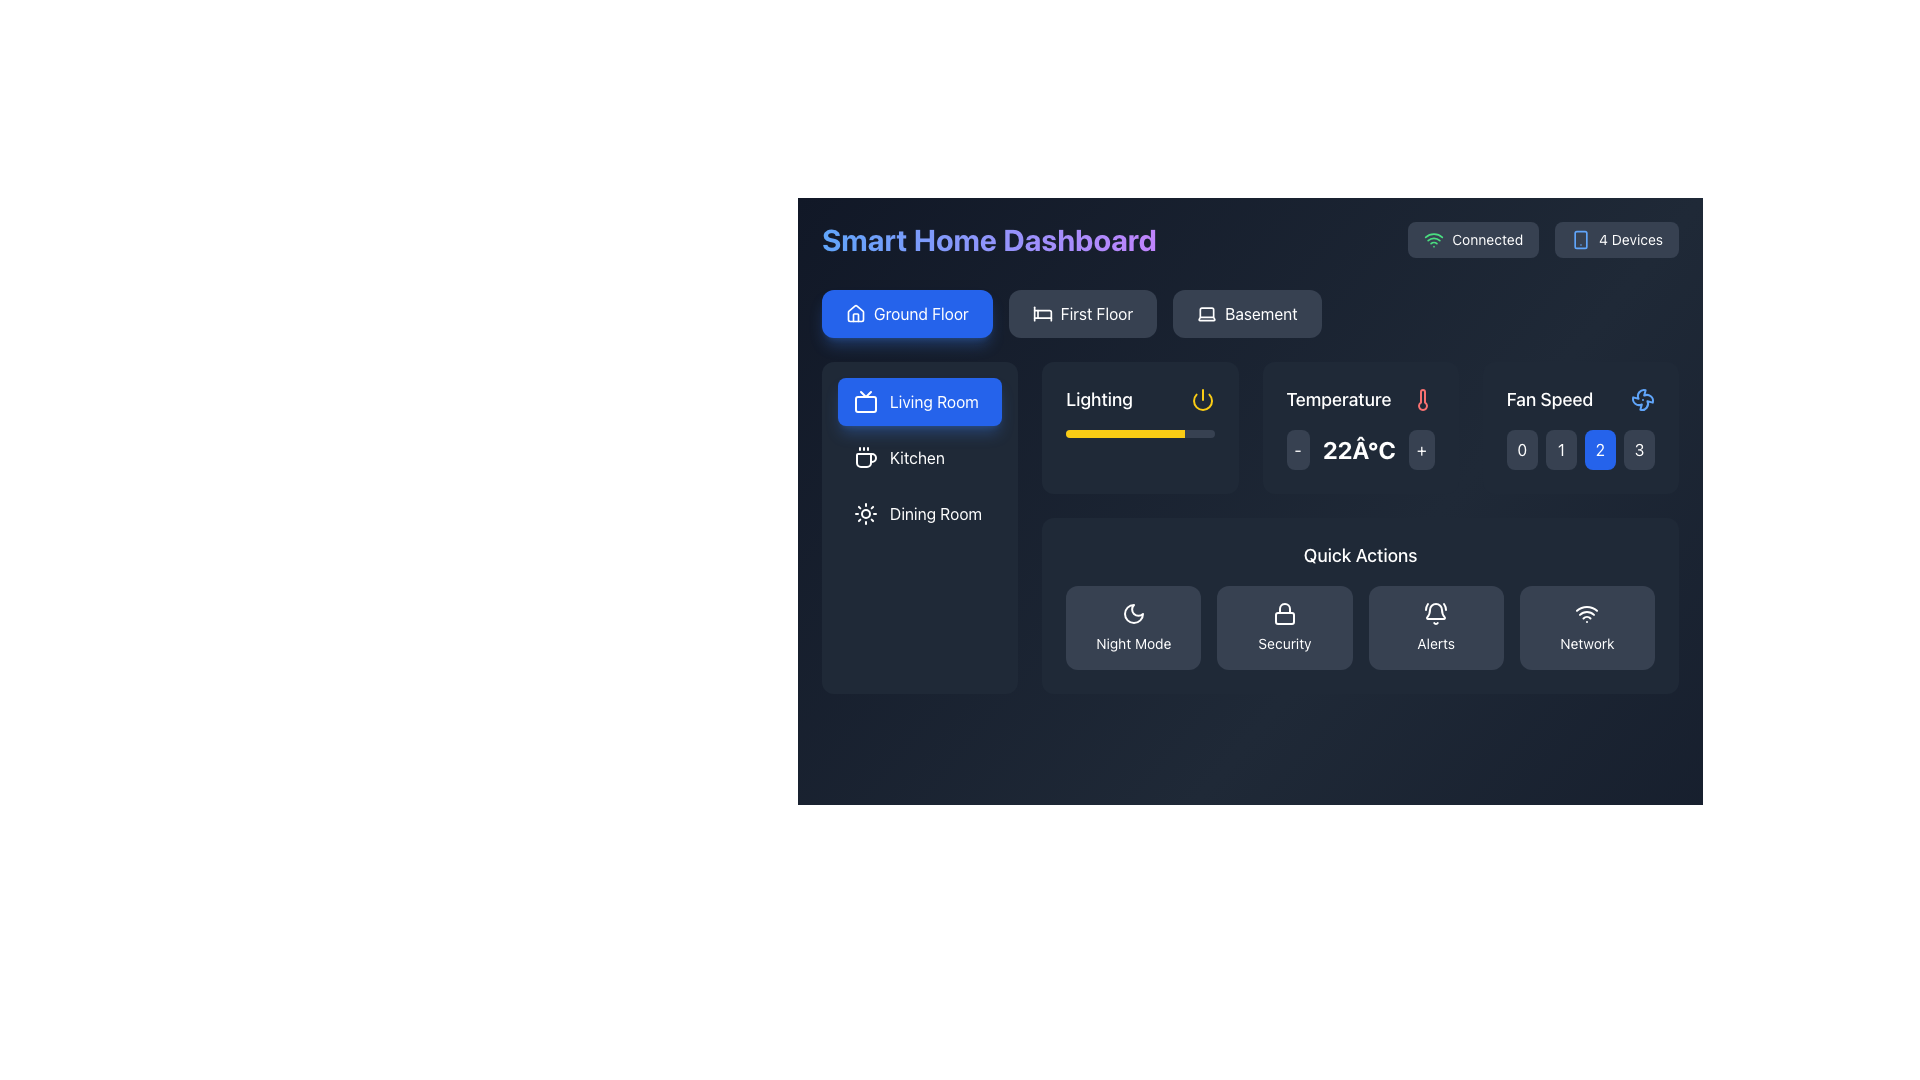 The image size is (1920, 1080). Describe the element at coordinates (1521, 450) in the screenshot. I see `the first button in the horizontal grid that sets the fan speed to zero, located next to the 'Fan Speed' label under the 'Temperature' section` at that location.